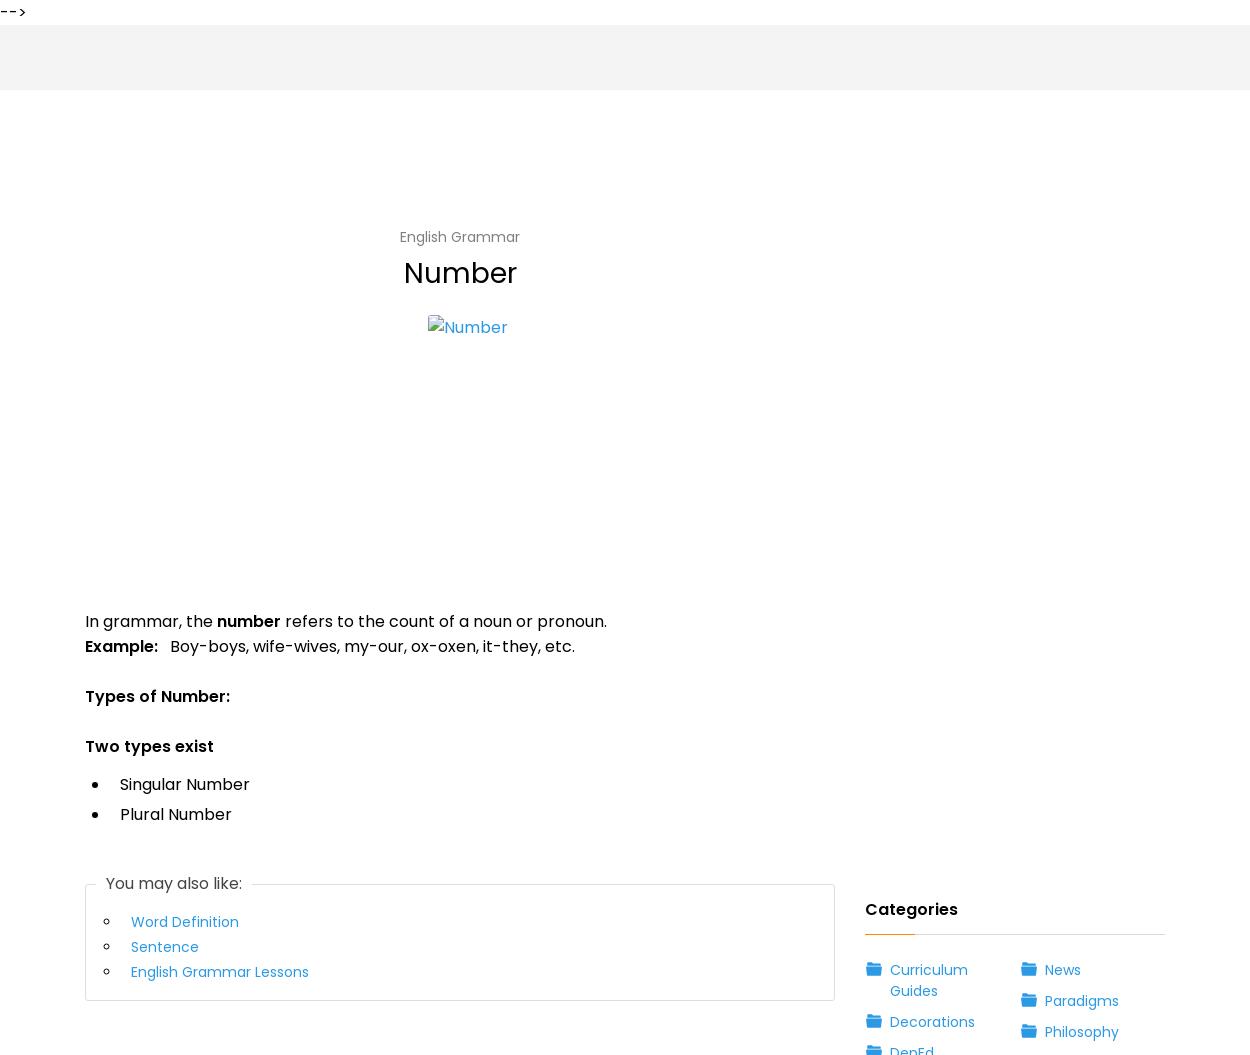 Image resolution: width=1250 pixels, height=1055 pixels. What do you see at coordinates (84, 710) in the screenshot?
I see `'There is no specific rule for changing the number of pronouns. It’s all about memorizing.'` at bounding box center [84, 710].